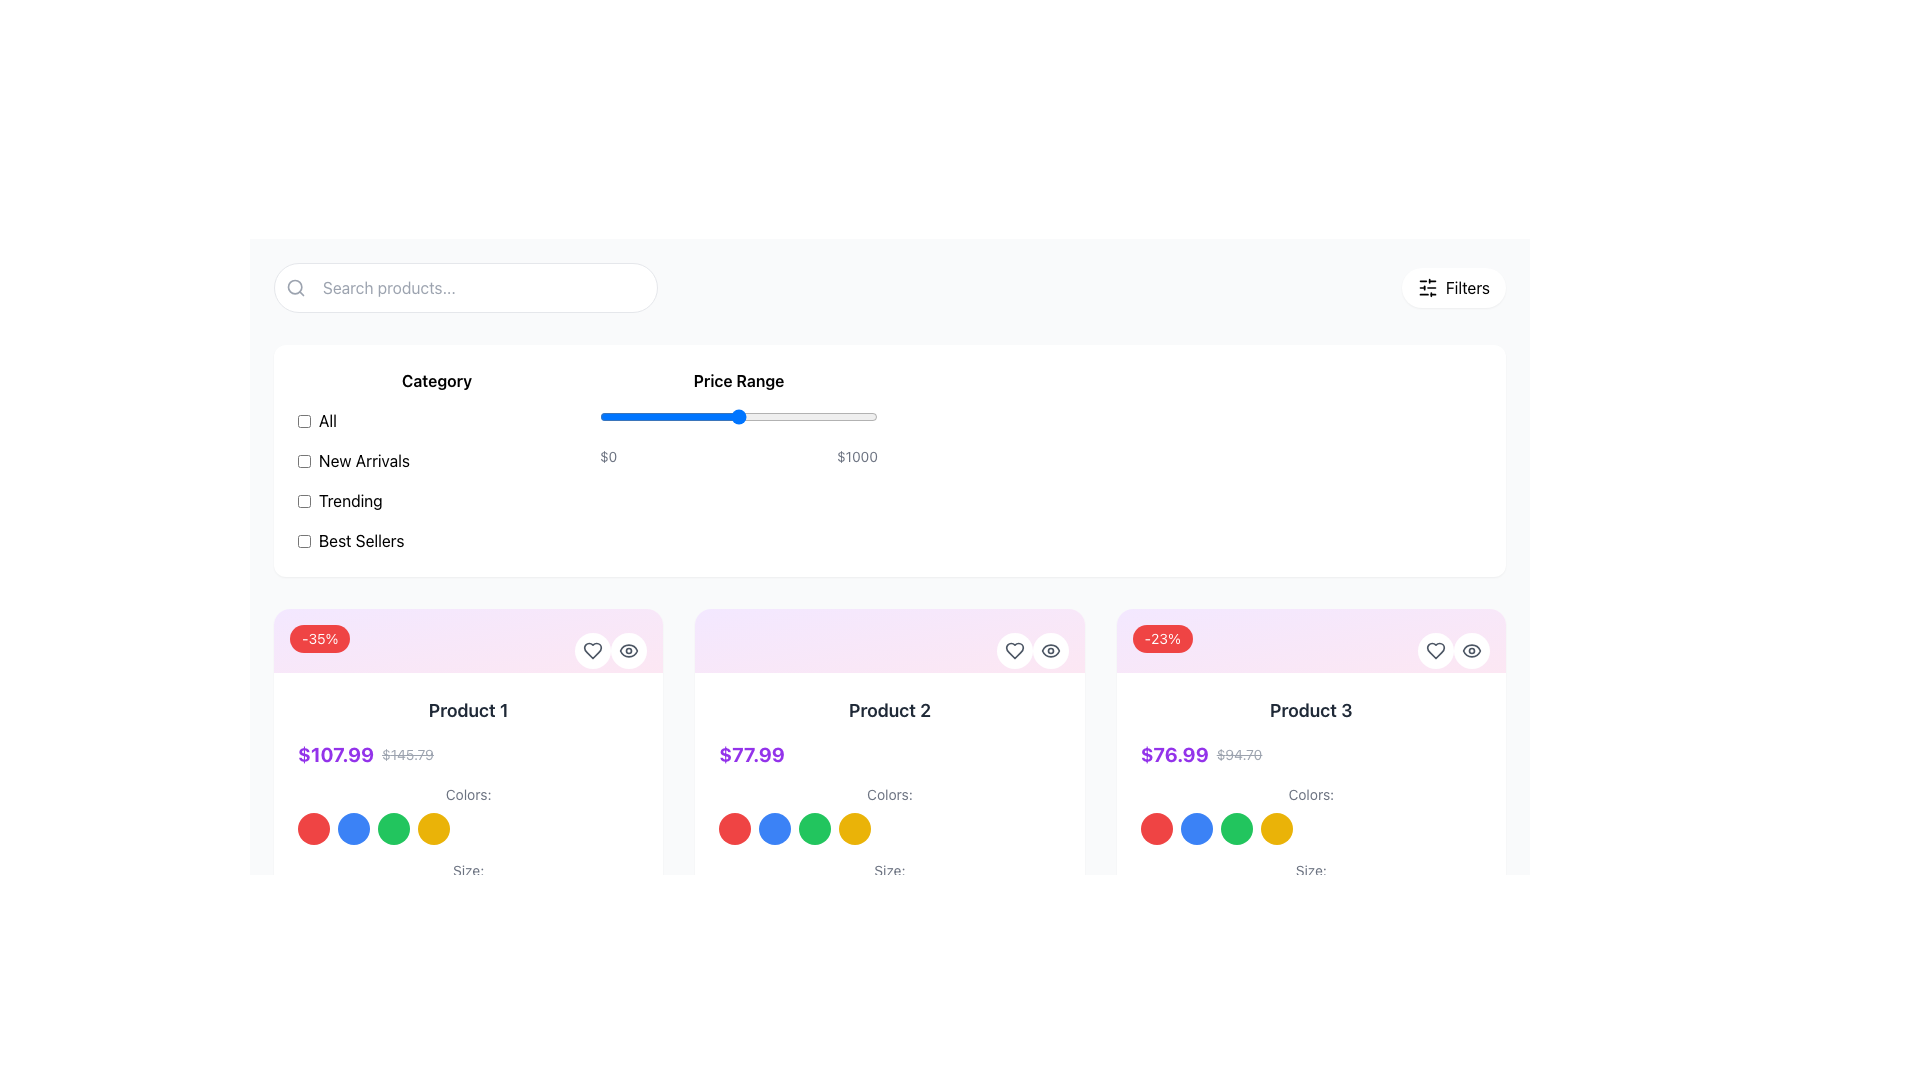 Image resolution: width=1920 pixels, height=1080 pixels. What do you see at coordinates (592, 651) in the screenshot?
I see `the favorite button located at the top-right of the first product card to mark the item as liked` at bounding box center [592, 651].